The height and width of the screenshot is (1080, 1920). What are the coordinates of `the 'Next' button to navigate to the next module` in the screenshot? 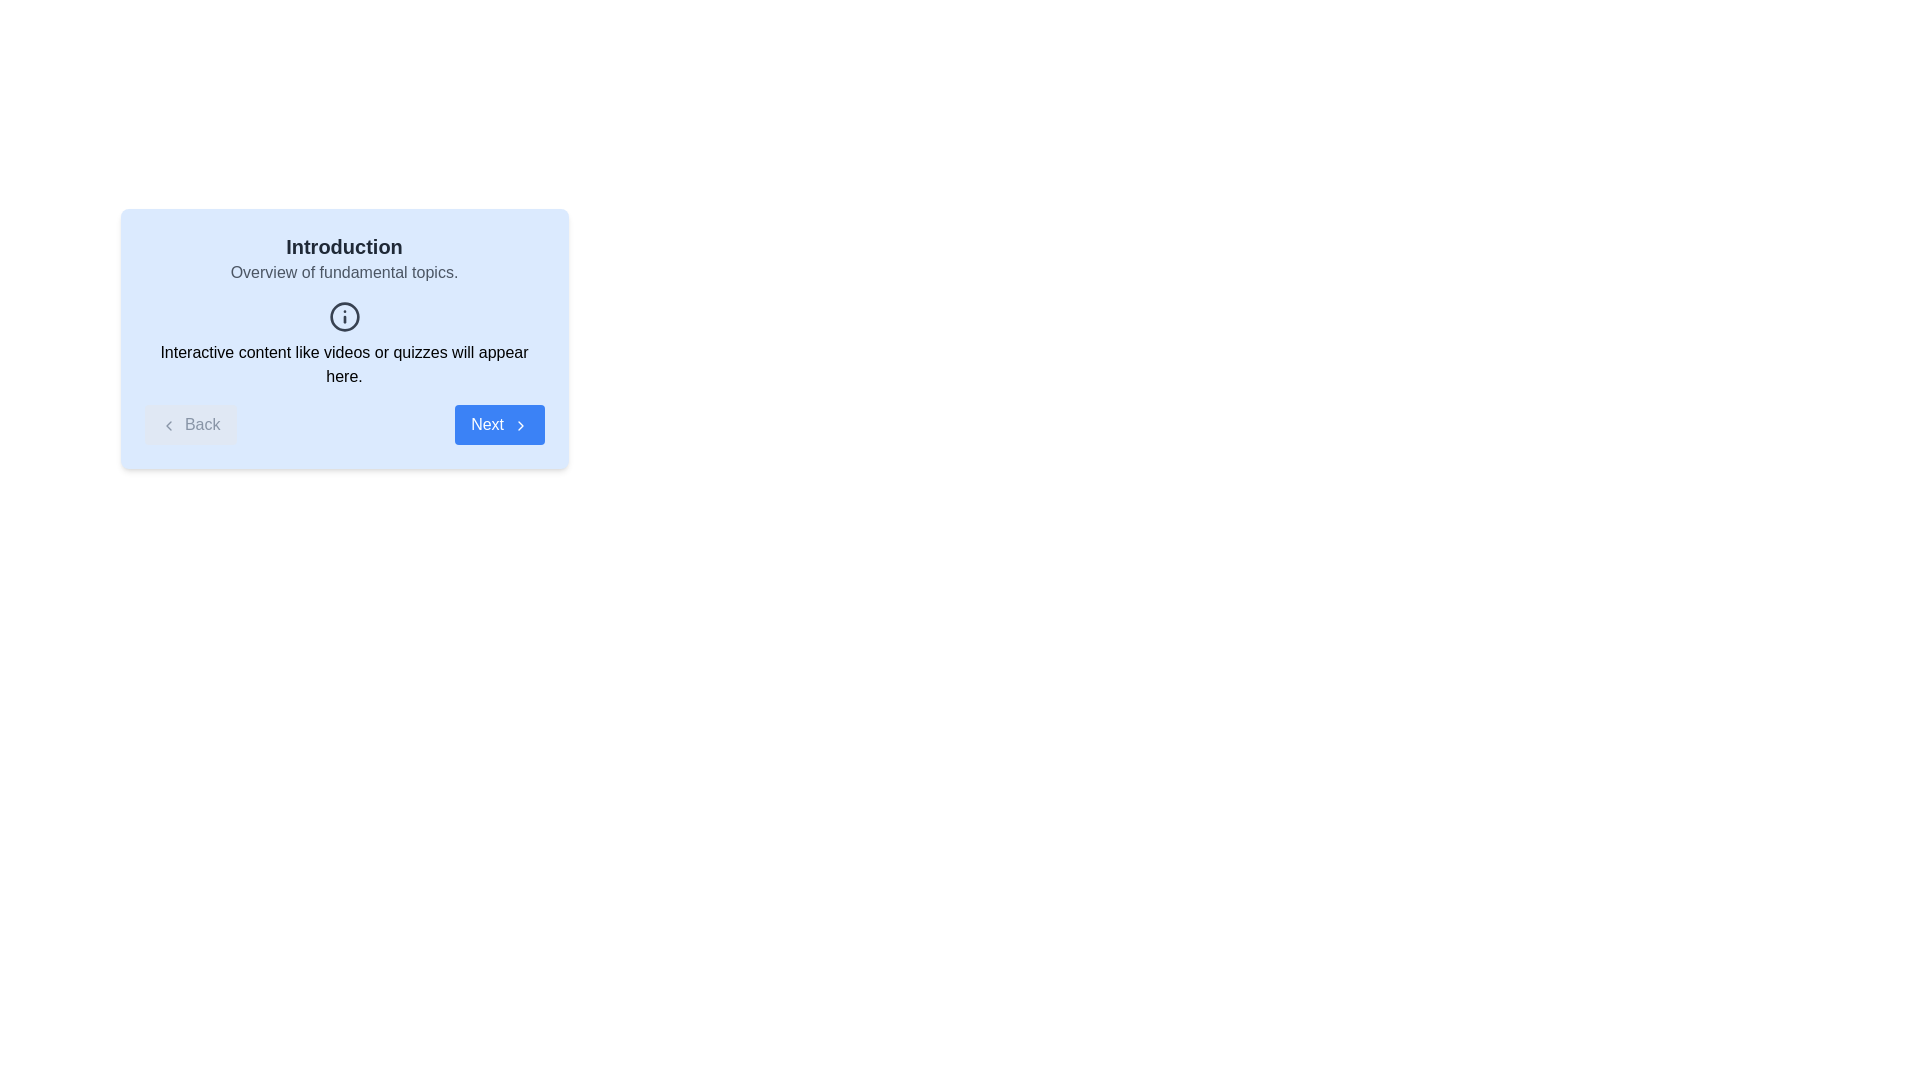 It's located at (499, 423).